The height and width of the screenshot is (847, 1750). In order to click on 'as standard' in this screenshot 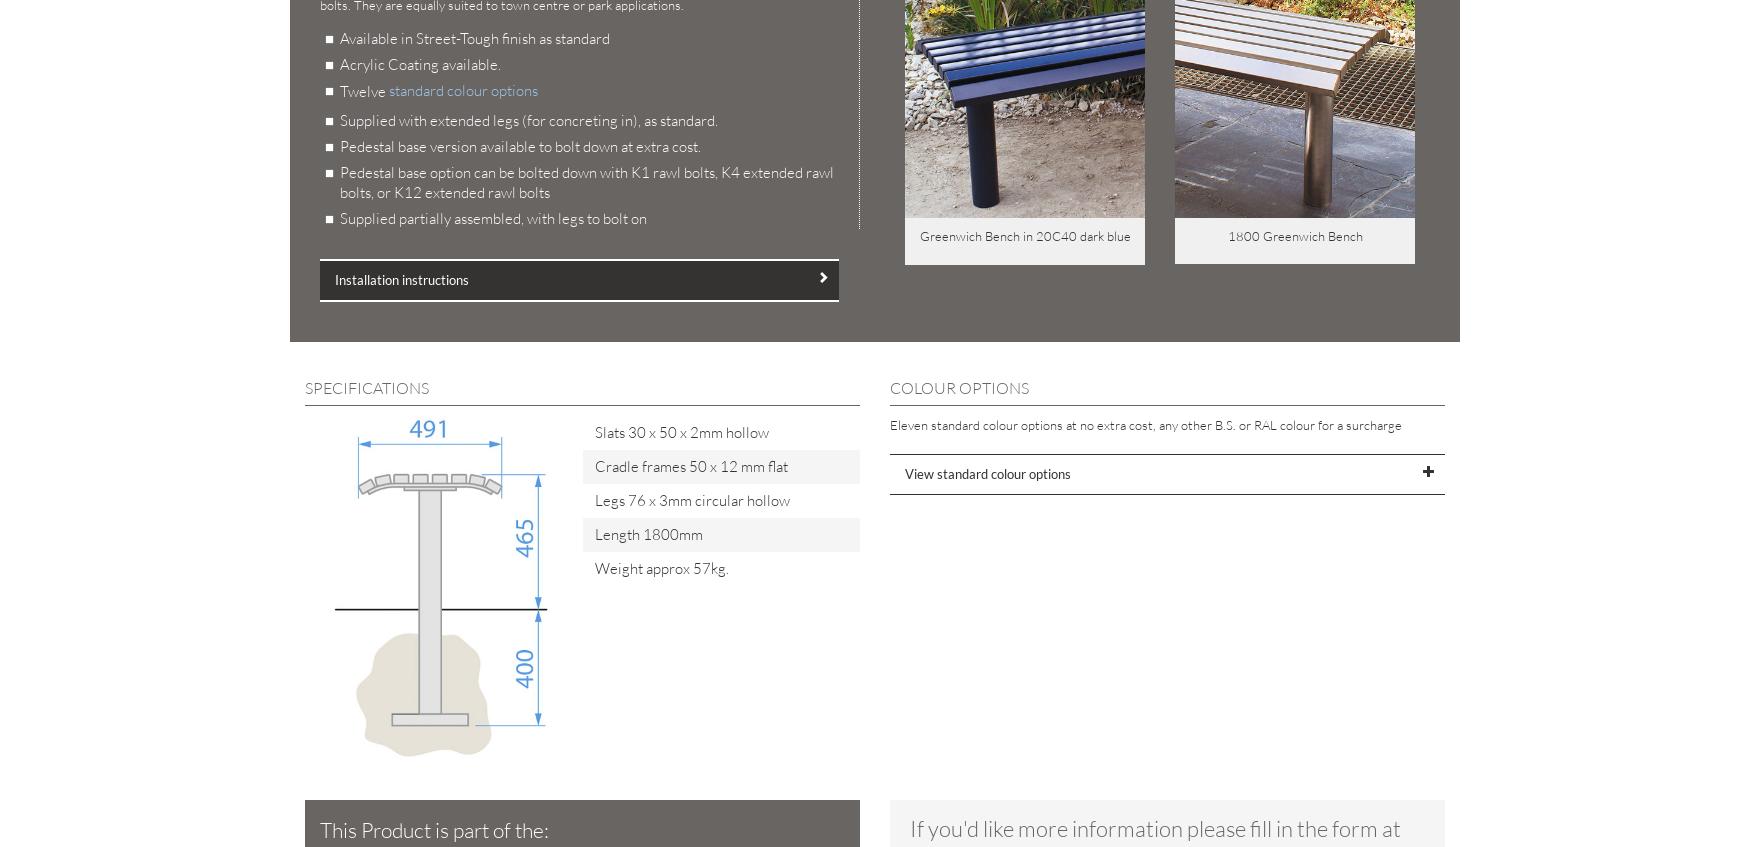, I will do `click(572, 37)`.